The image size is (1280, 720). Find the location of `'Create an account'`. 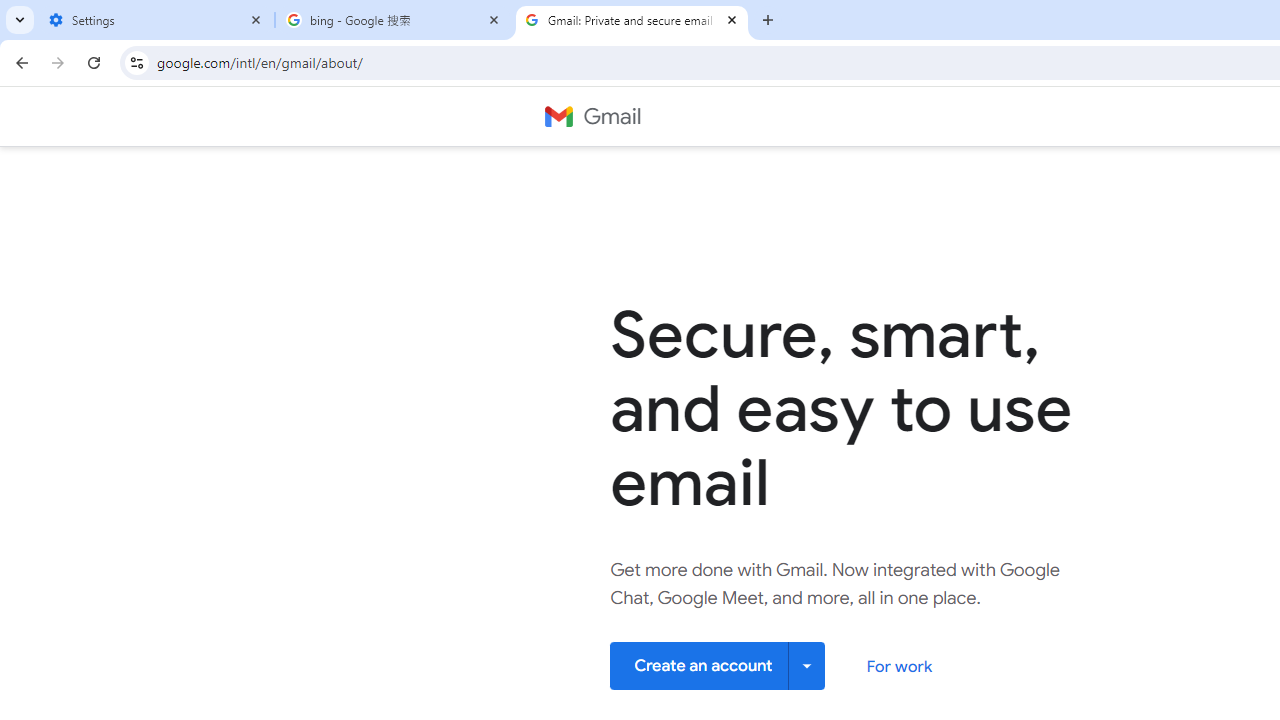

'Create an account' is located at coordinates (718, 665).